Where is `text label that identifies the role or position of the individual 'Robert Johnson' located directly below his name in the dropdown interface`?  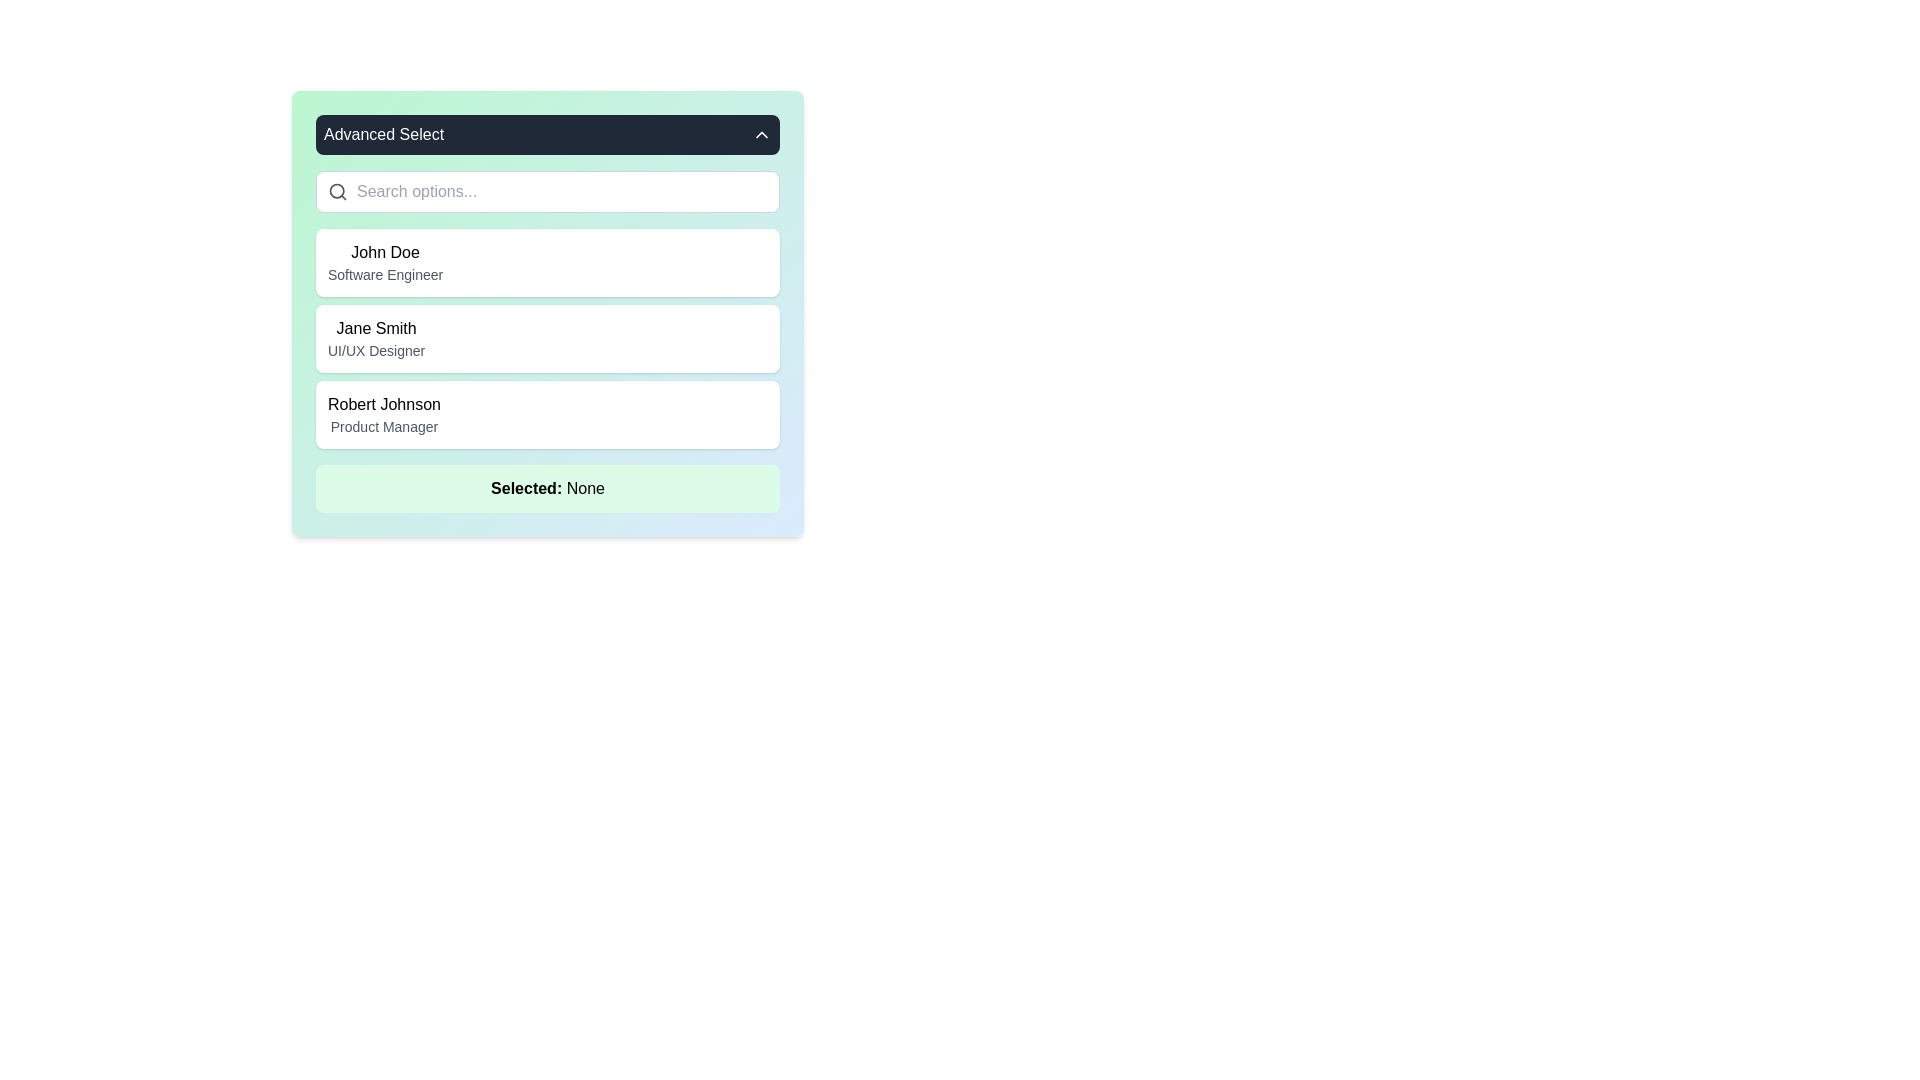 text label that identifies the role or position of the individual 'Robert Johnson' located directly below his name in the dropdown interface is located at coordinates (384, 426).